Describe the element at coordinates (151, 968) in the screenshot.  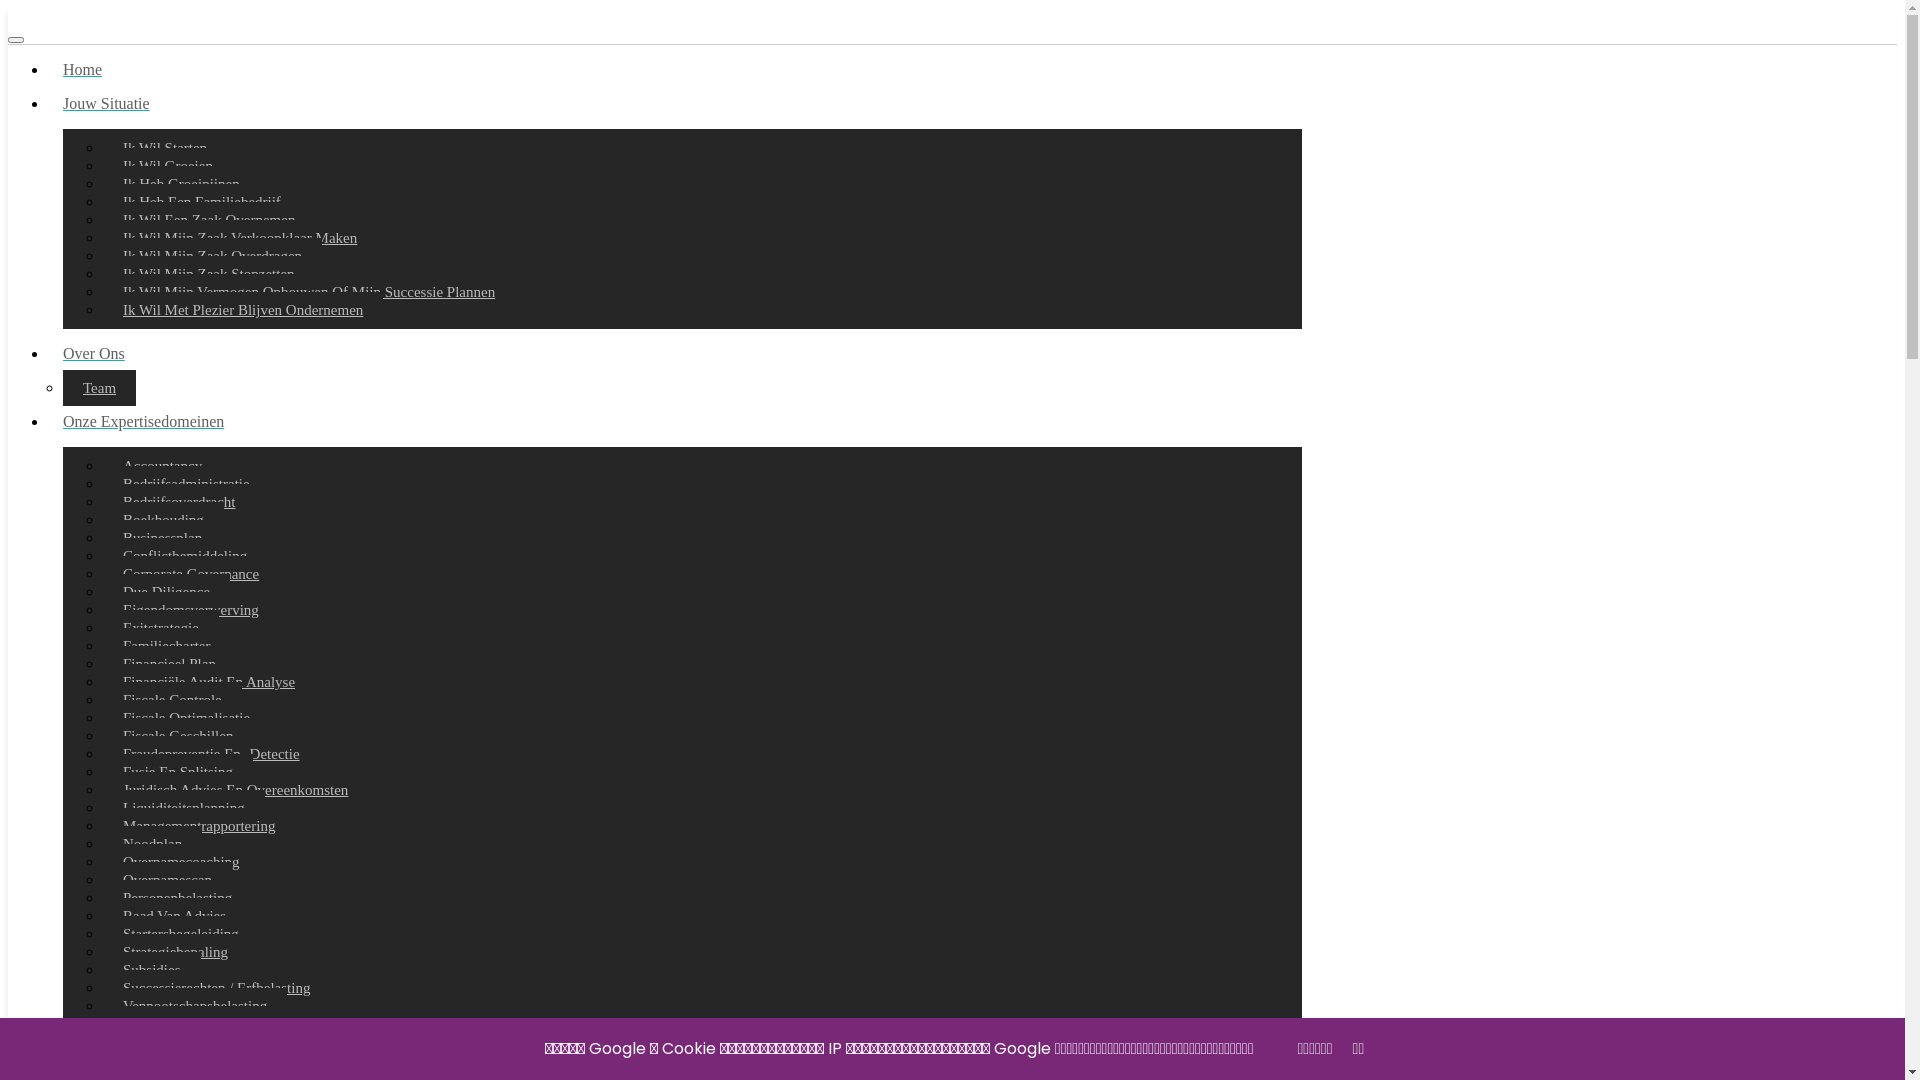
I see `'Subsidies'` at that location.